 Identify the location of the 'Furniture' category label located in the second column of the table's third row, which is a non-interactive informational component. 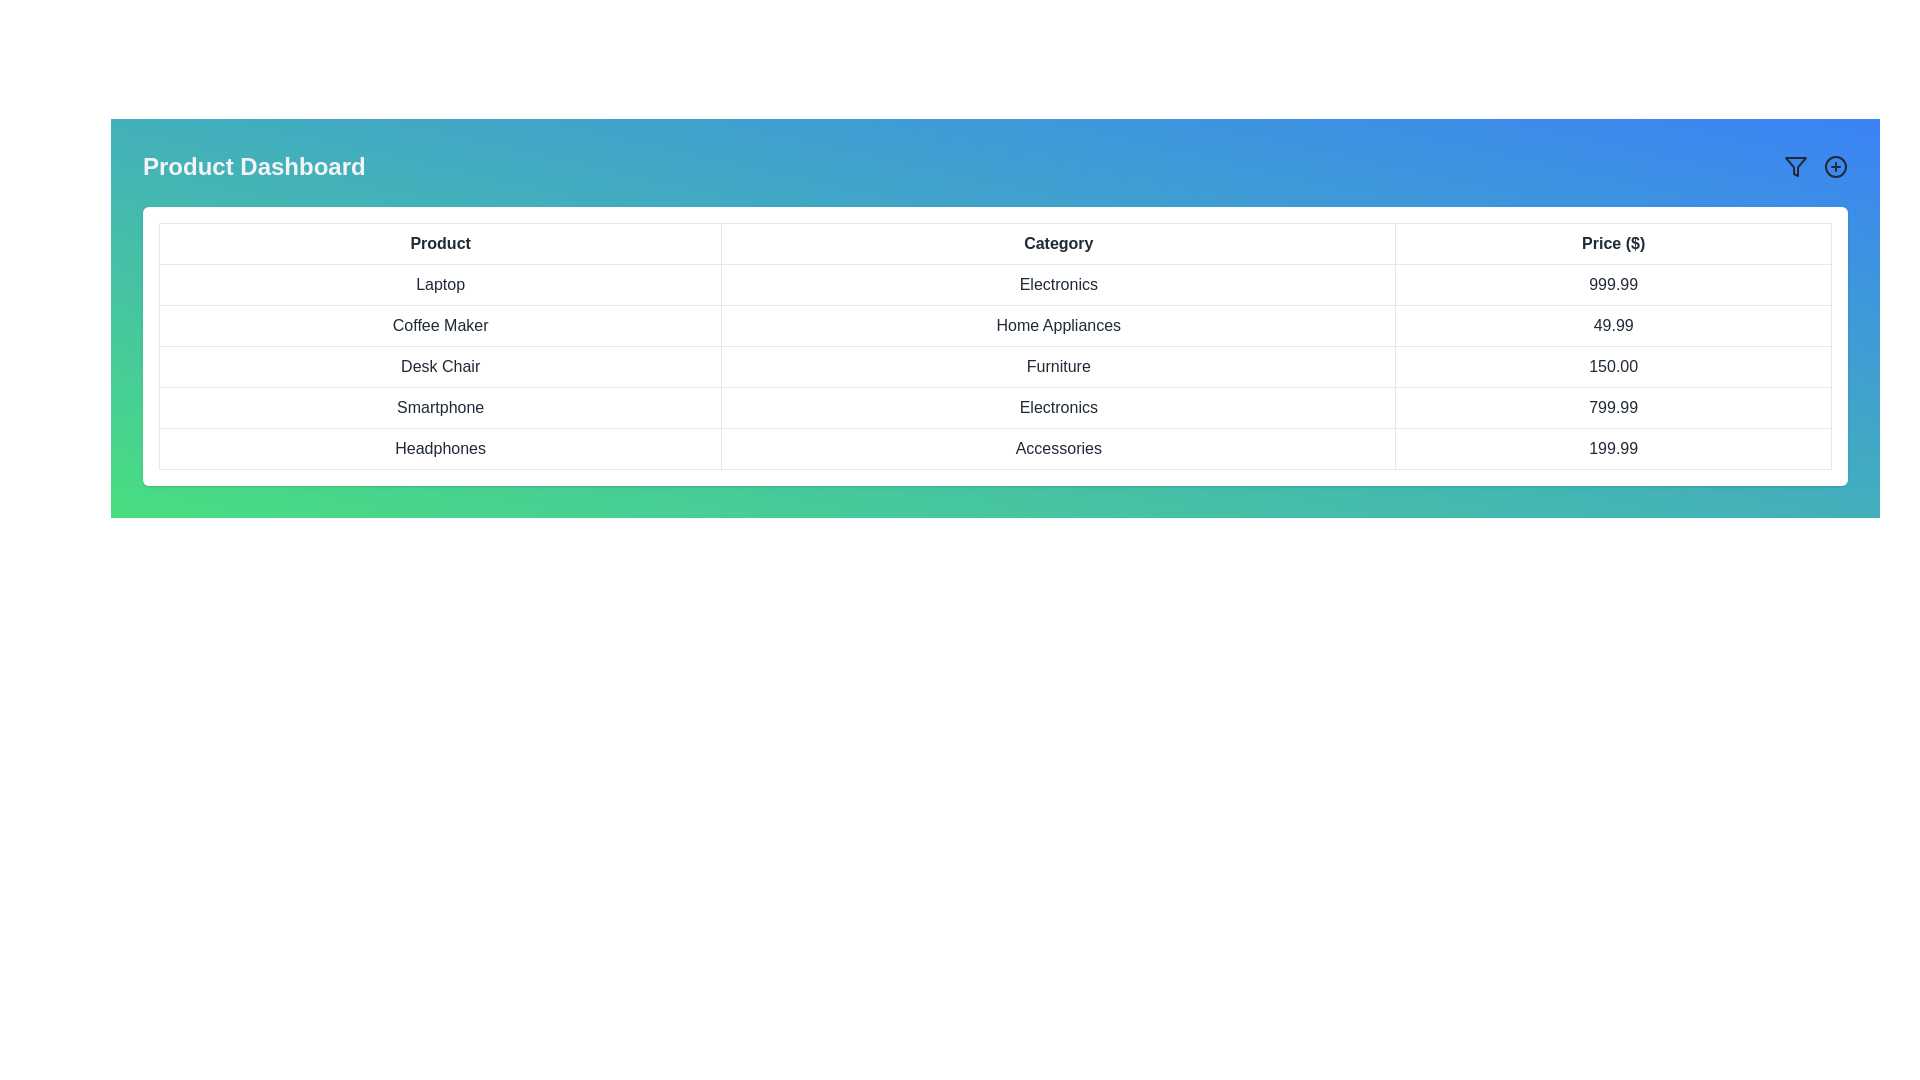
(1057, 366).